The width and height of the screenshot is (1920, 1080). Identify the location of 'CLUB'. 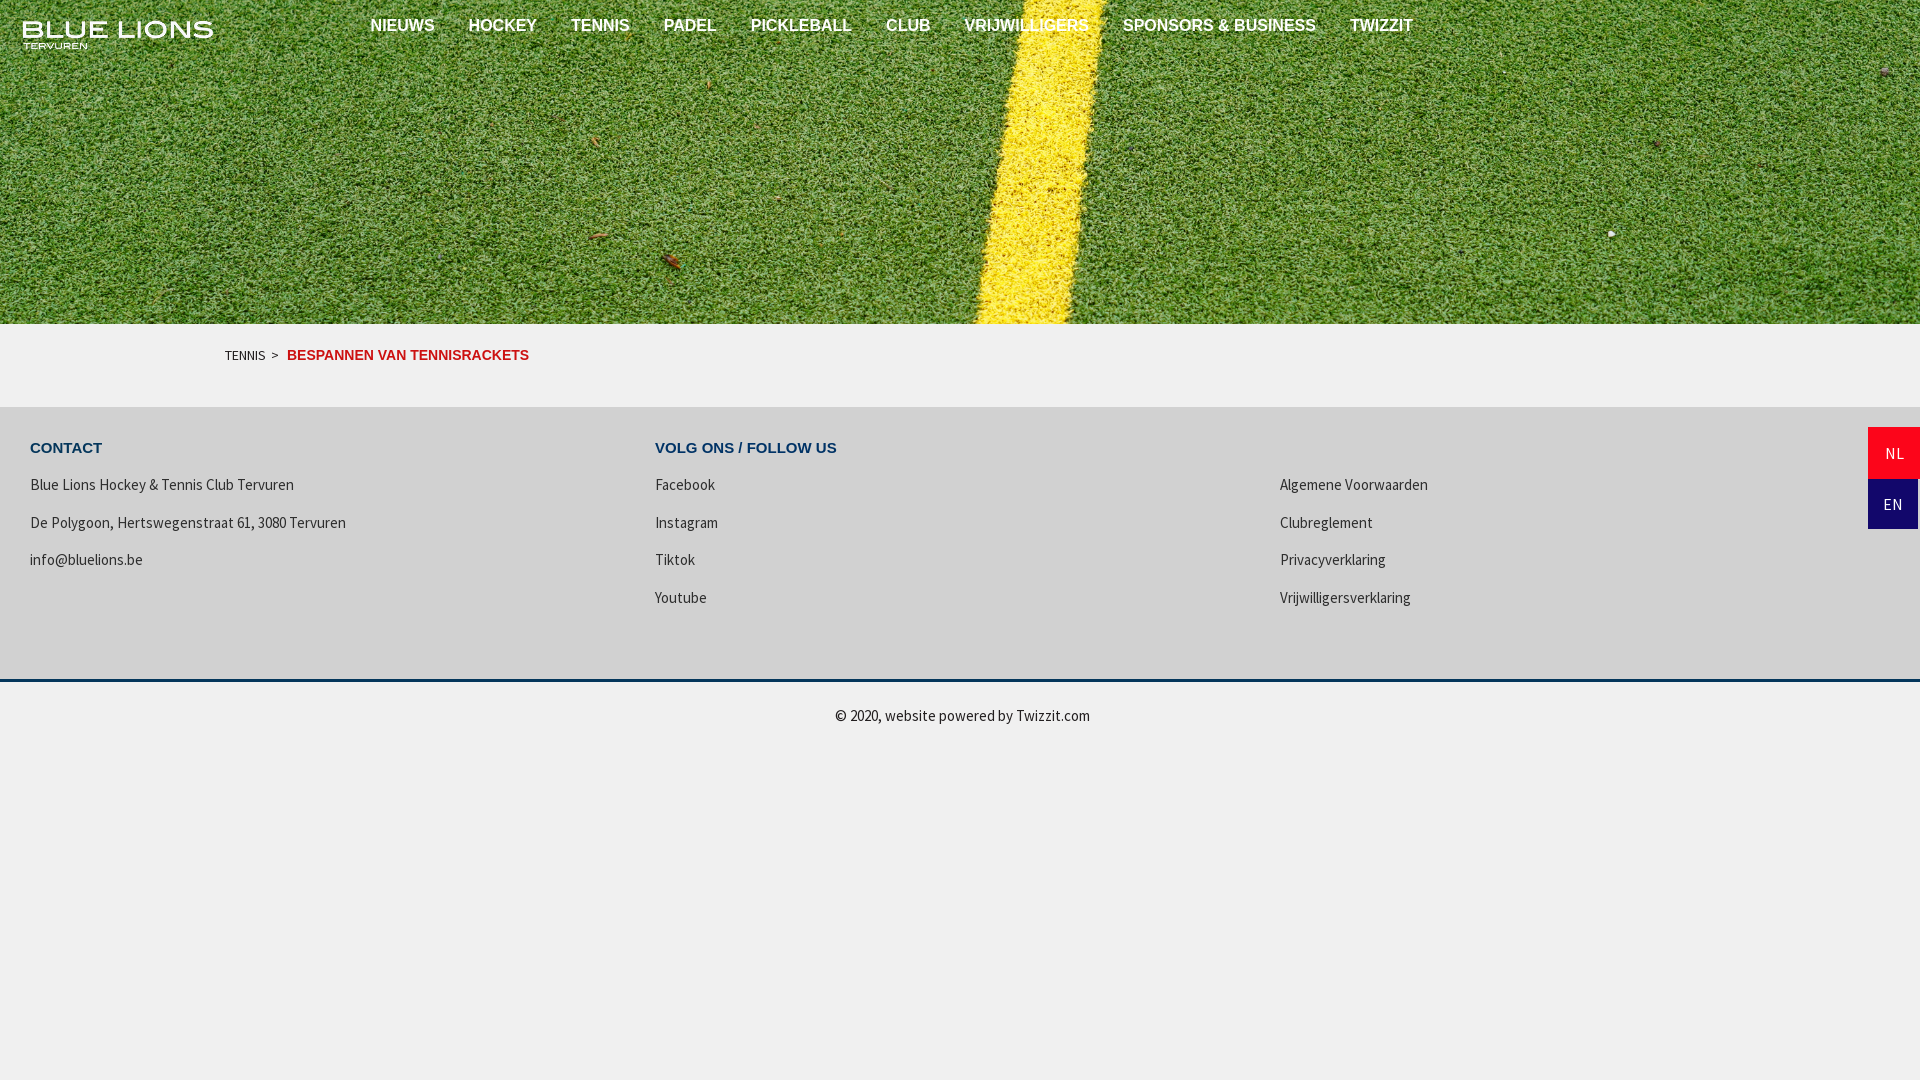
(906, 26).